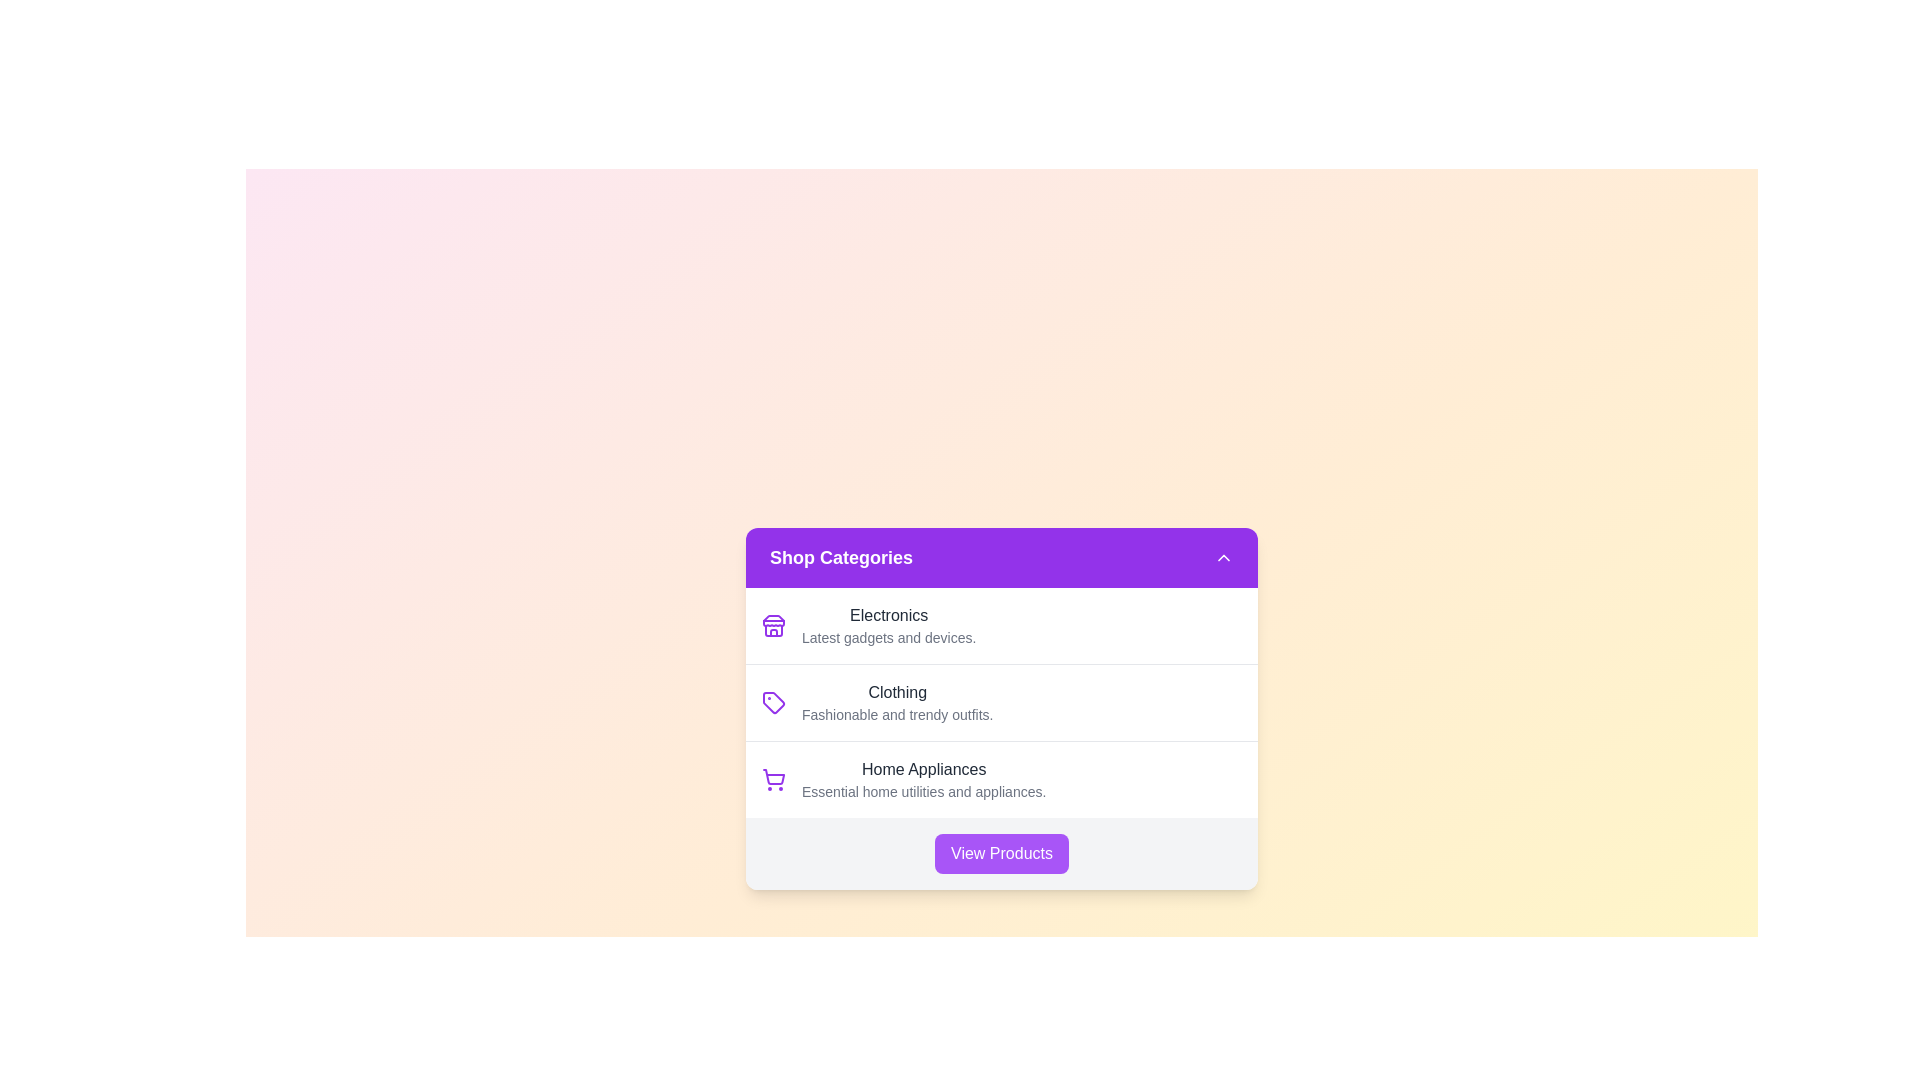  Describe the element at coordinates (923, 769) in the screenshot. I see `the text element labeled Home Appliances` at that location.